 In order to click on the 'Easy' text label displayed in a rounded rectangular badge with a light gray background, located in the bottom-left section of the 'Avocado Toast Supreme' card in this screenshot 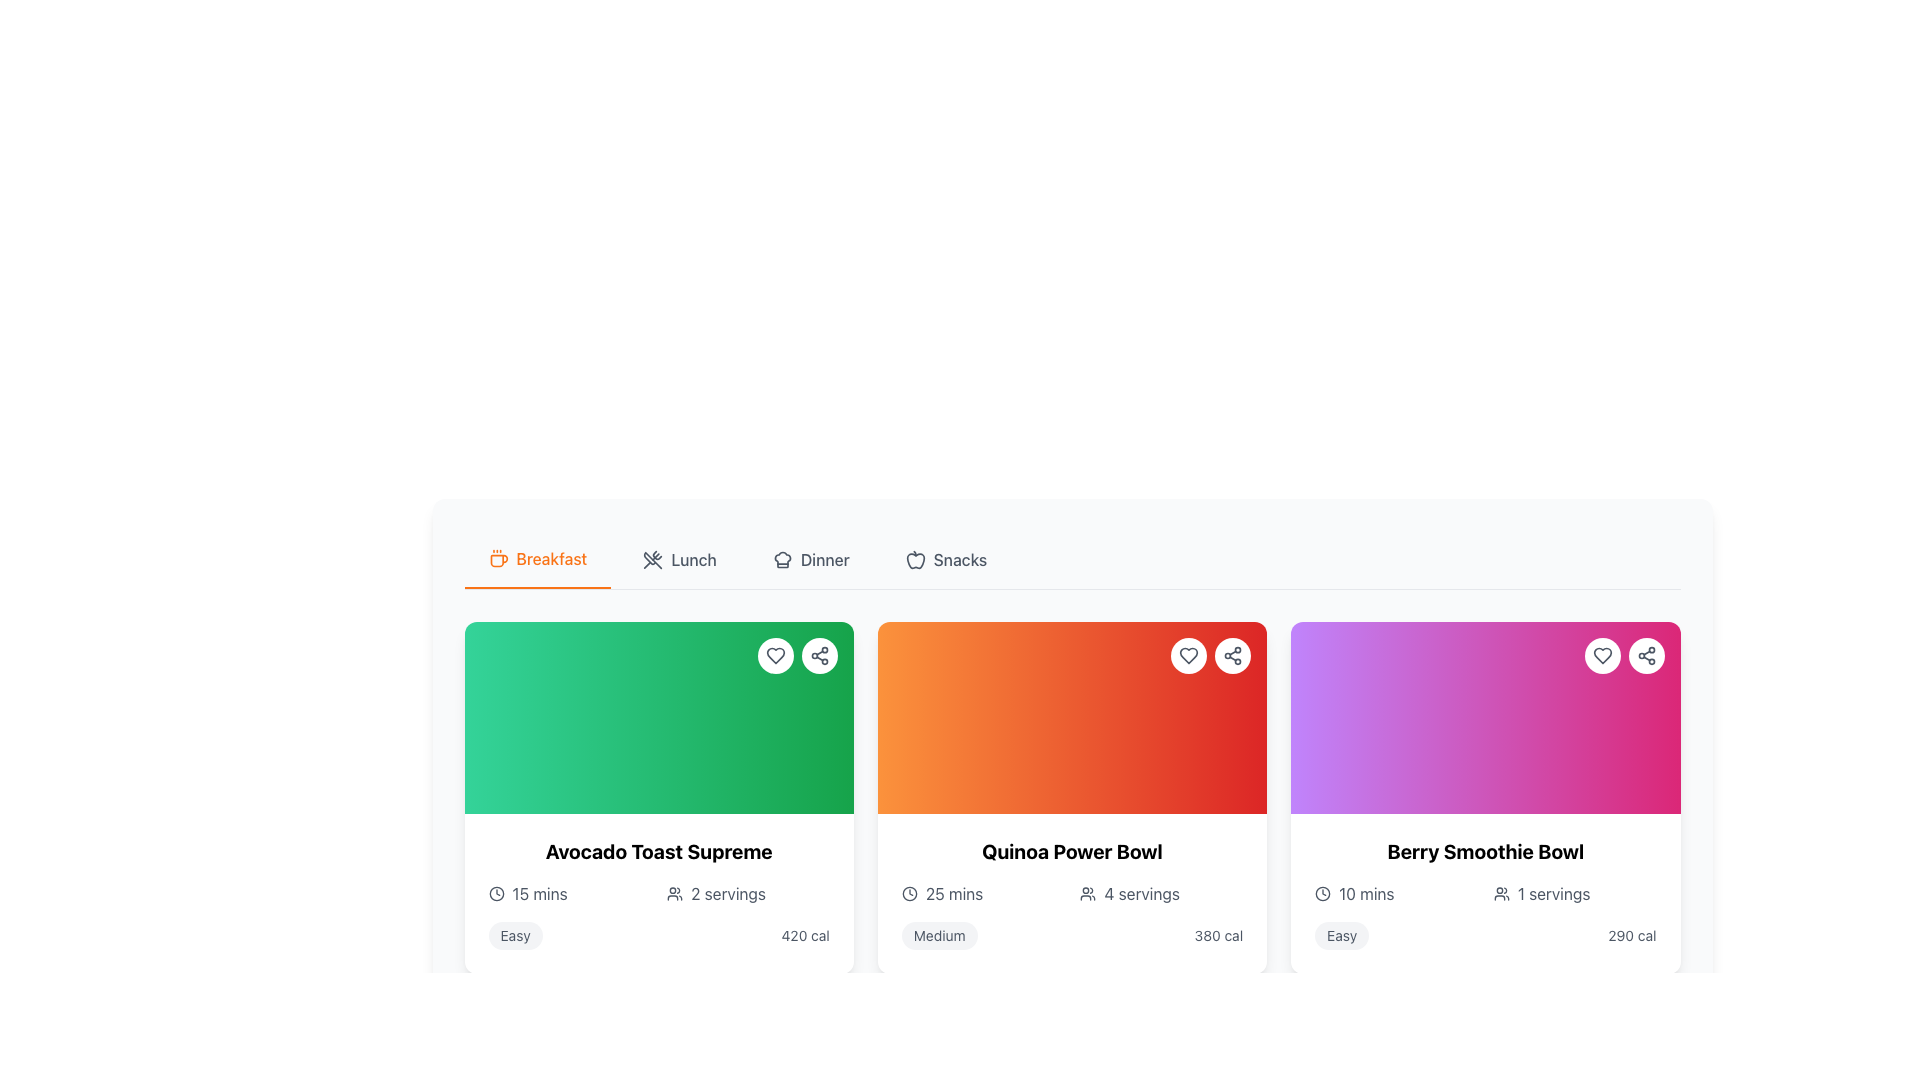, I will do `click(515, 936)`.